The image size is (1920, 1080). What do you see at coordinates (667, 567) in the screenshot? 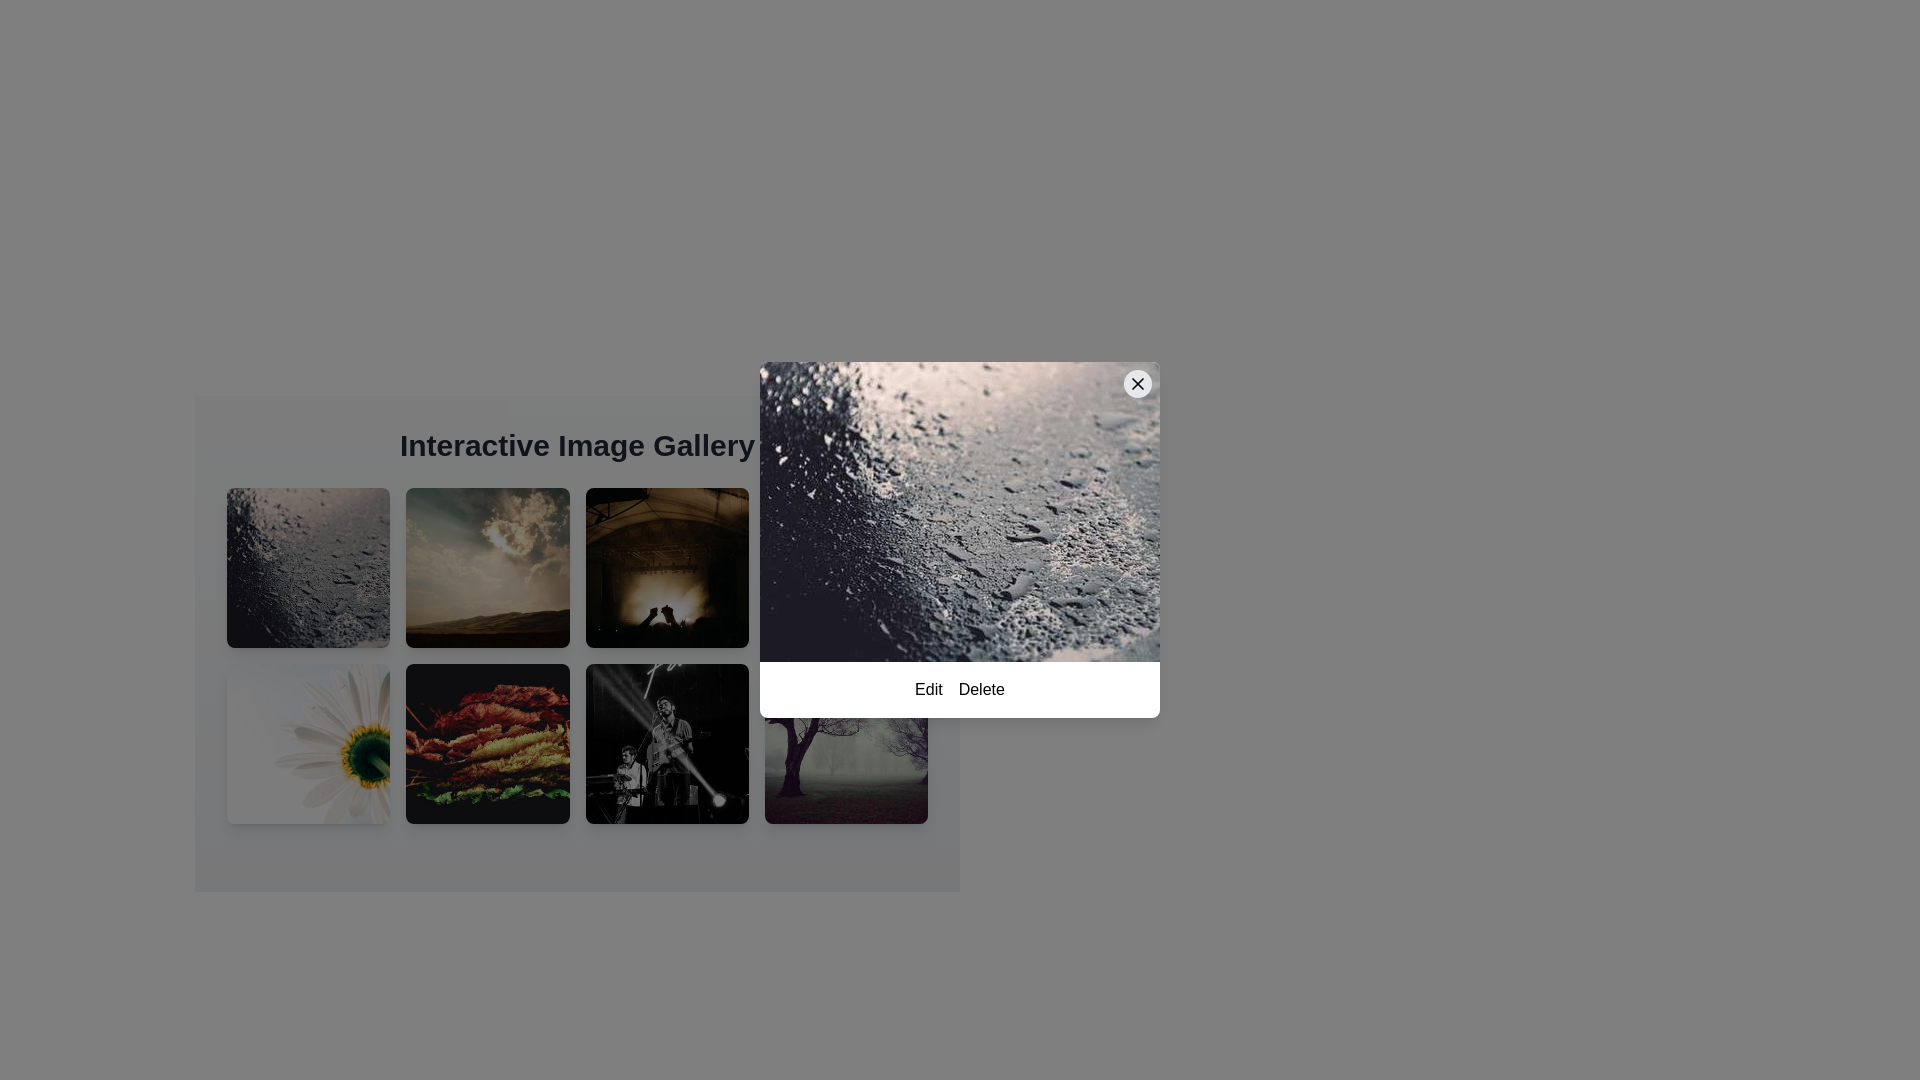
I see `the third Image card in the first row of the grid layout` at bounding box center [667, 567].